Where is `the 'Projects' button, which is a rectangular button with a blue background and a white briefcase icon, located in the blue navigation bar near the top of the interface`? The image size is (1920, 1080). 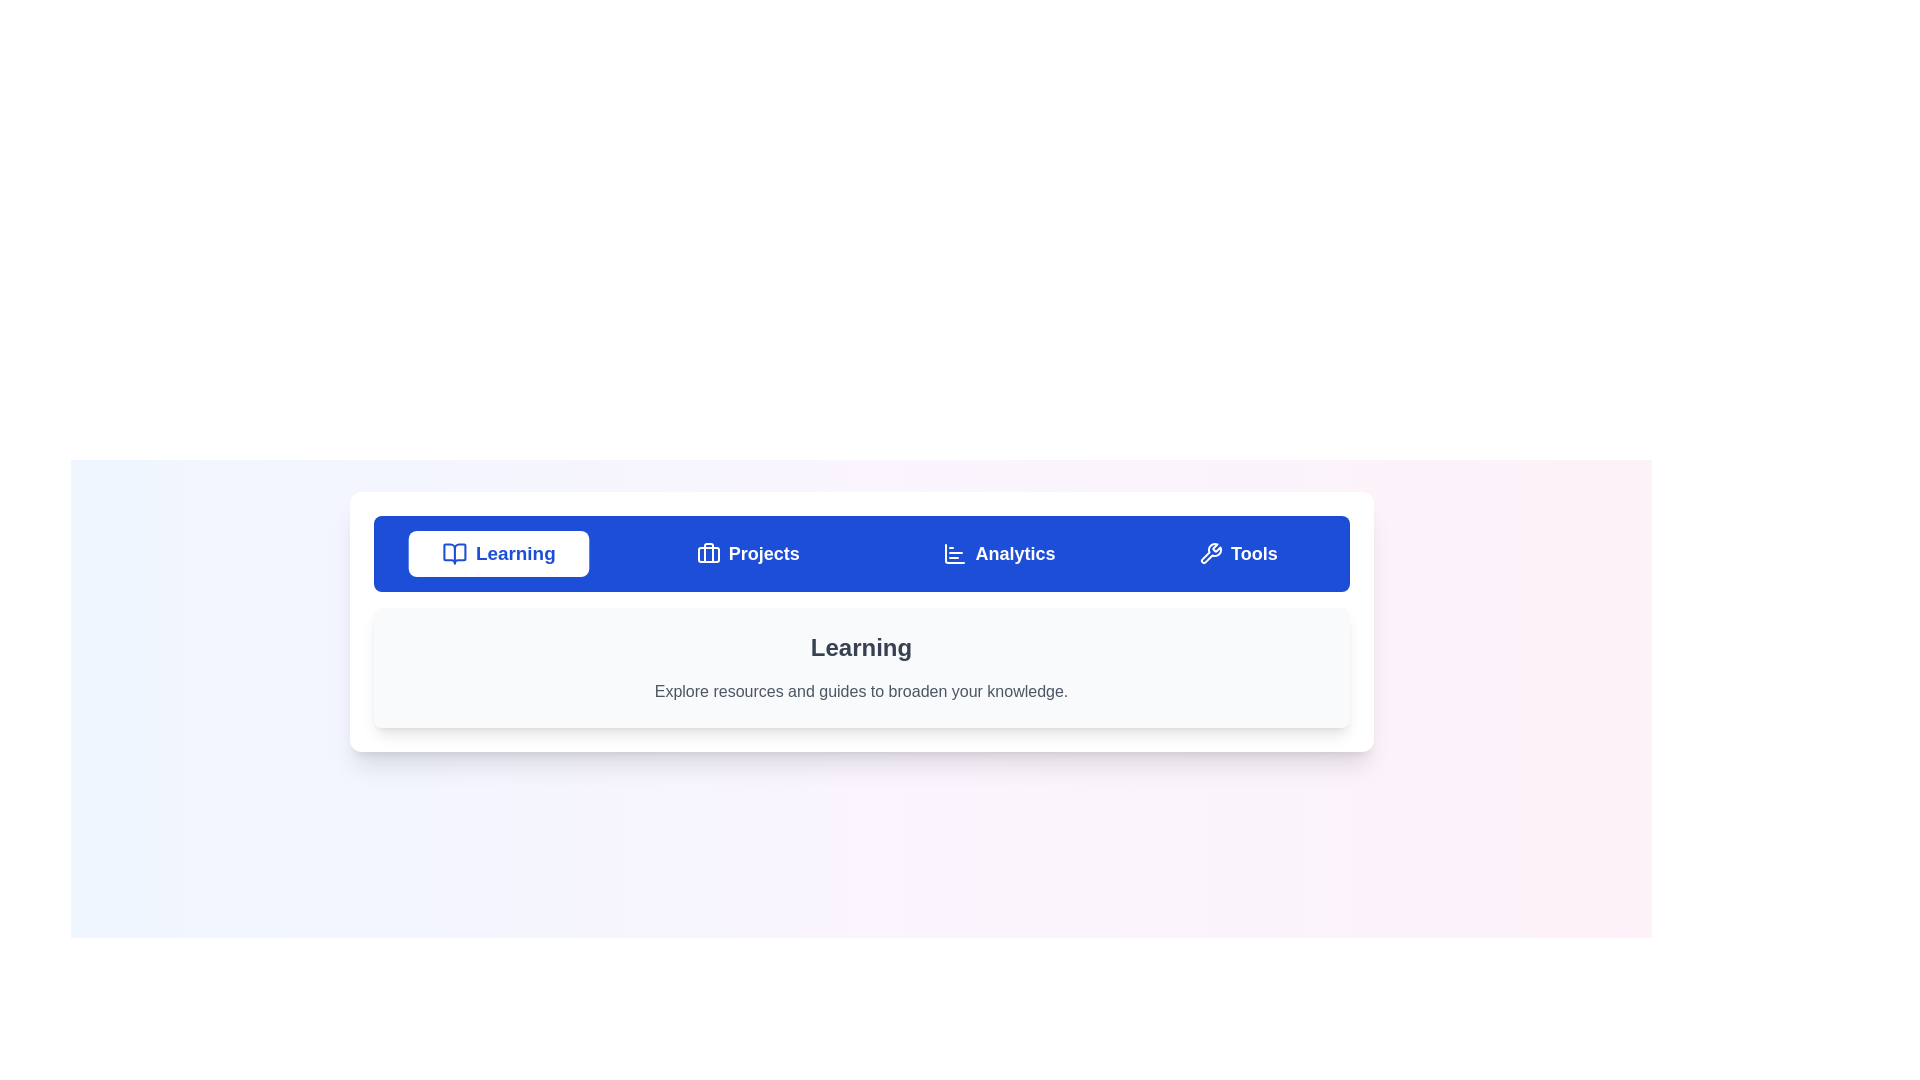
the 'Projects' button, which is a rectangular button with a blue background and a white briefcase icon, located in the blue navigation bar near the top of the interface is located at coordinates (747, 554).